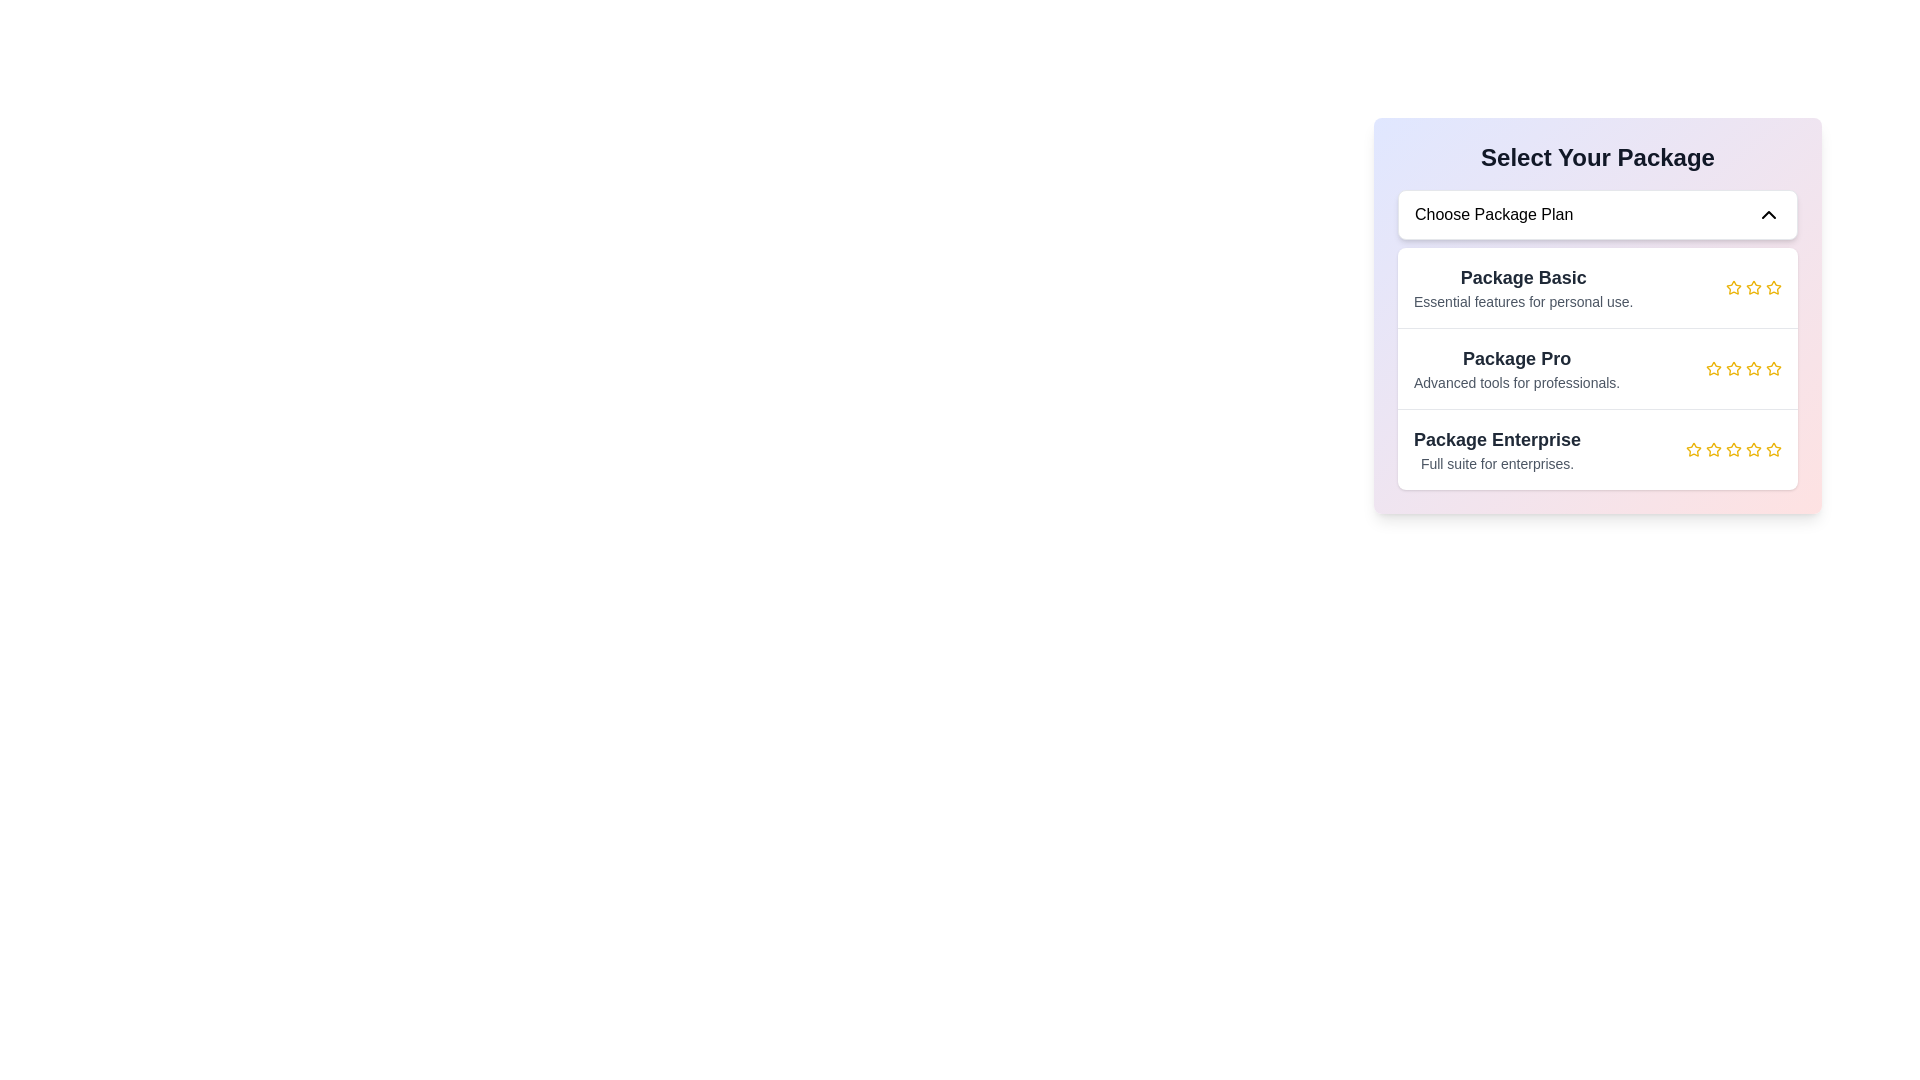 Image resolution: width=1920 pixels, height=1080 pixels. What do you see at coordinates (1597, 338) in the screenshot?
I see `the selectable option for the 'Pro' package, which is centered within the card labeled 'Select Your Package' and is positioned second among other package options` at bounding box center [1597, 338].